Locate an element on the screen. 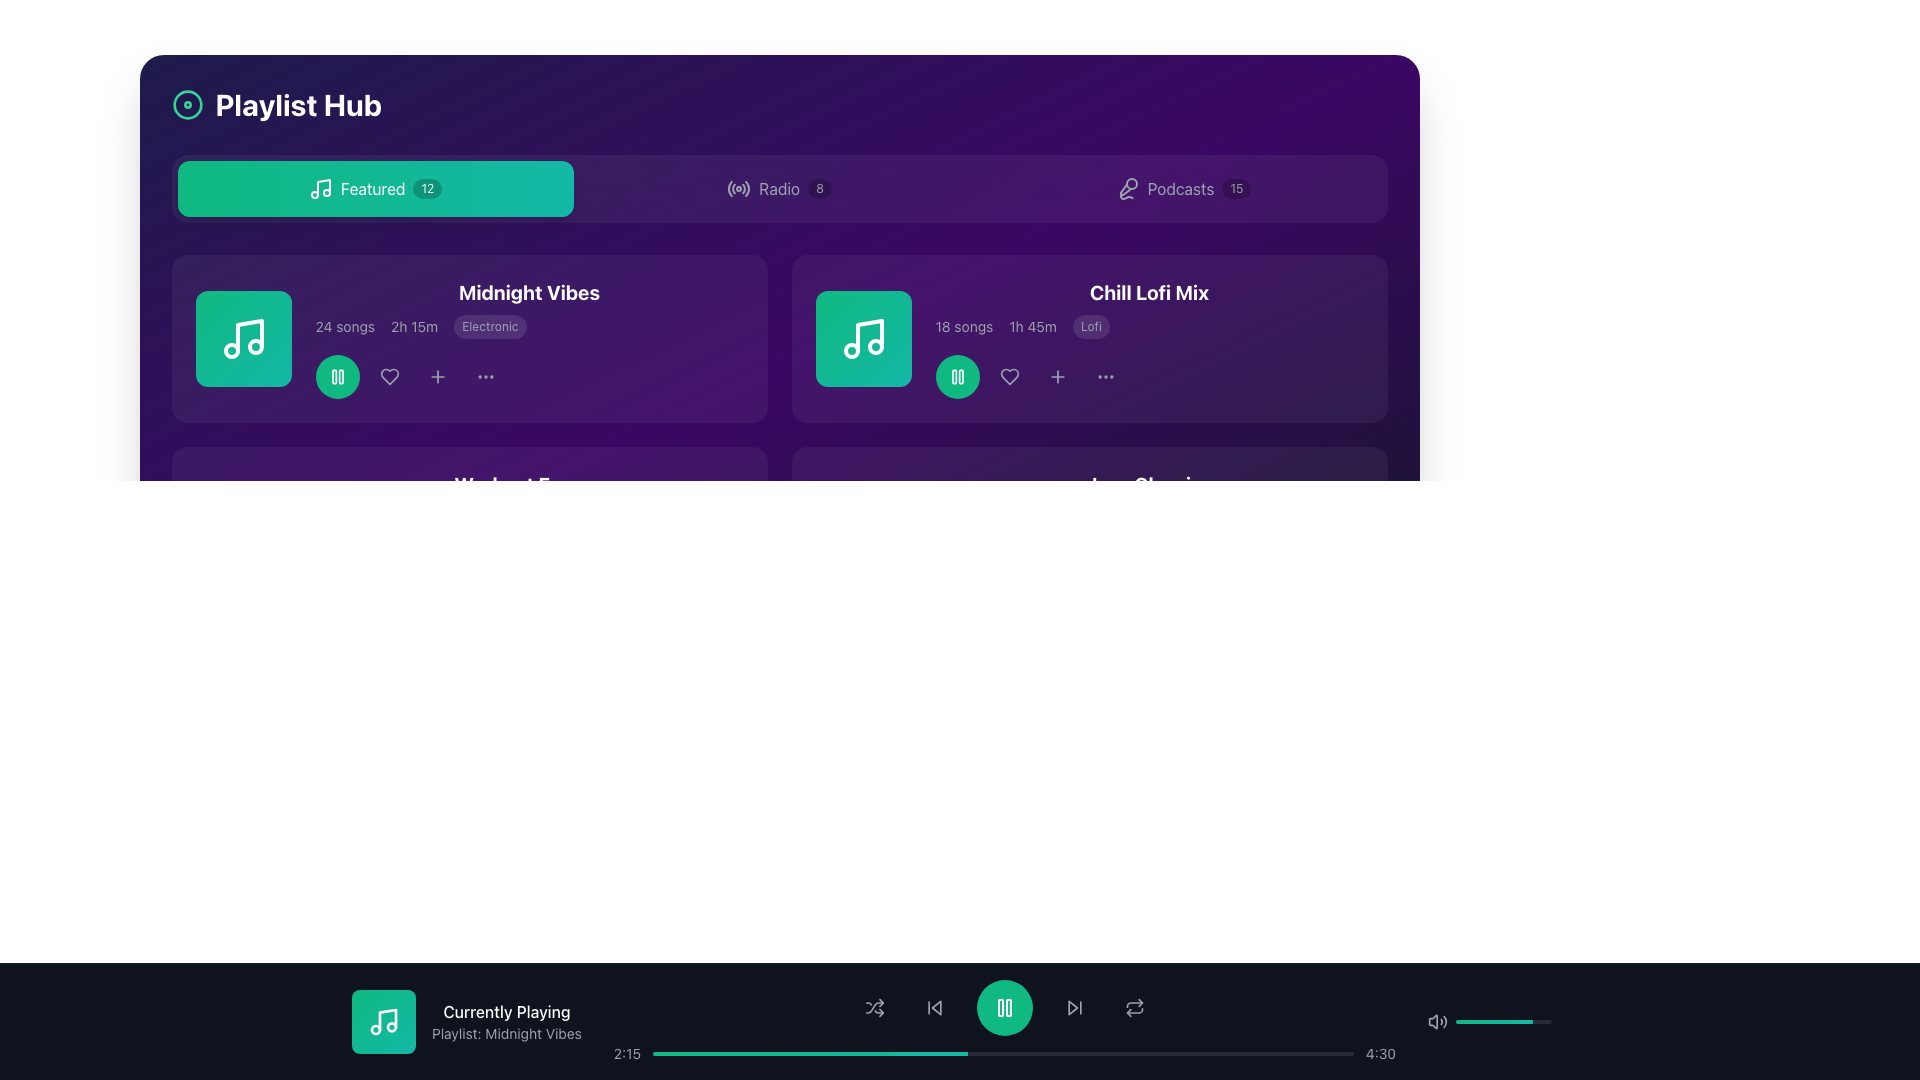 This screenshot has height=1080, width=1920. playback time is located at coordinates (1177, 1052).